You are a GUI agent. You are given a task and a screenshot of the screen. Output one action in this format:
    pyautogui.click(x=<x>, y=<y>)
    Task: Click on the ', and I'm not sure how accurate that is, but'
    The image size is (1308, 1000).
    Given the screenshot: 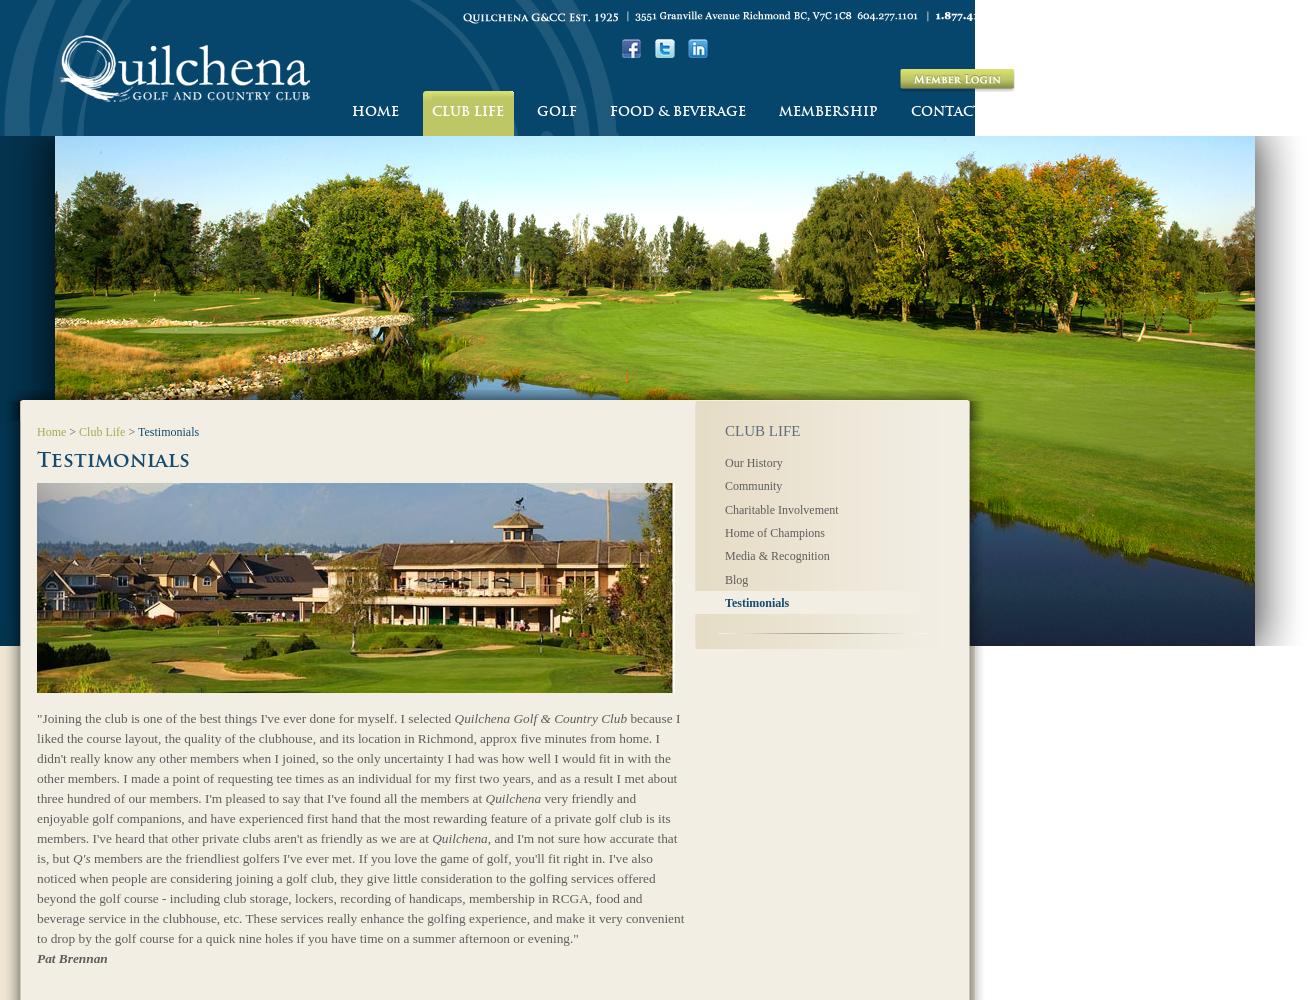 What is the action you would take?
    pyautogui.click(x=356, y=846)
    